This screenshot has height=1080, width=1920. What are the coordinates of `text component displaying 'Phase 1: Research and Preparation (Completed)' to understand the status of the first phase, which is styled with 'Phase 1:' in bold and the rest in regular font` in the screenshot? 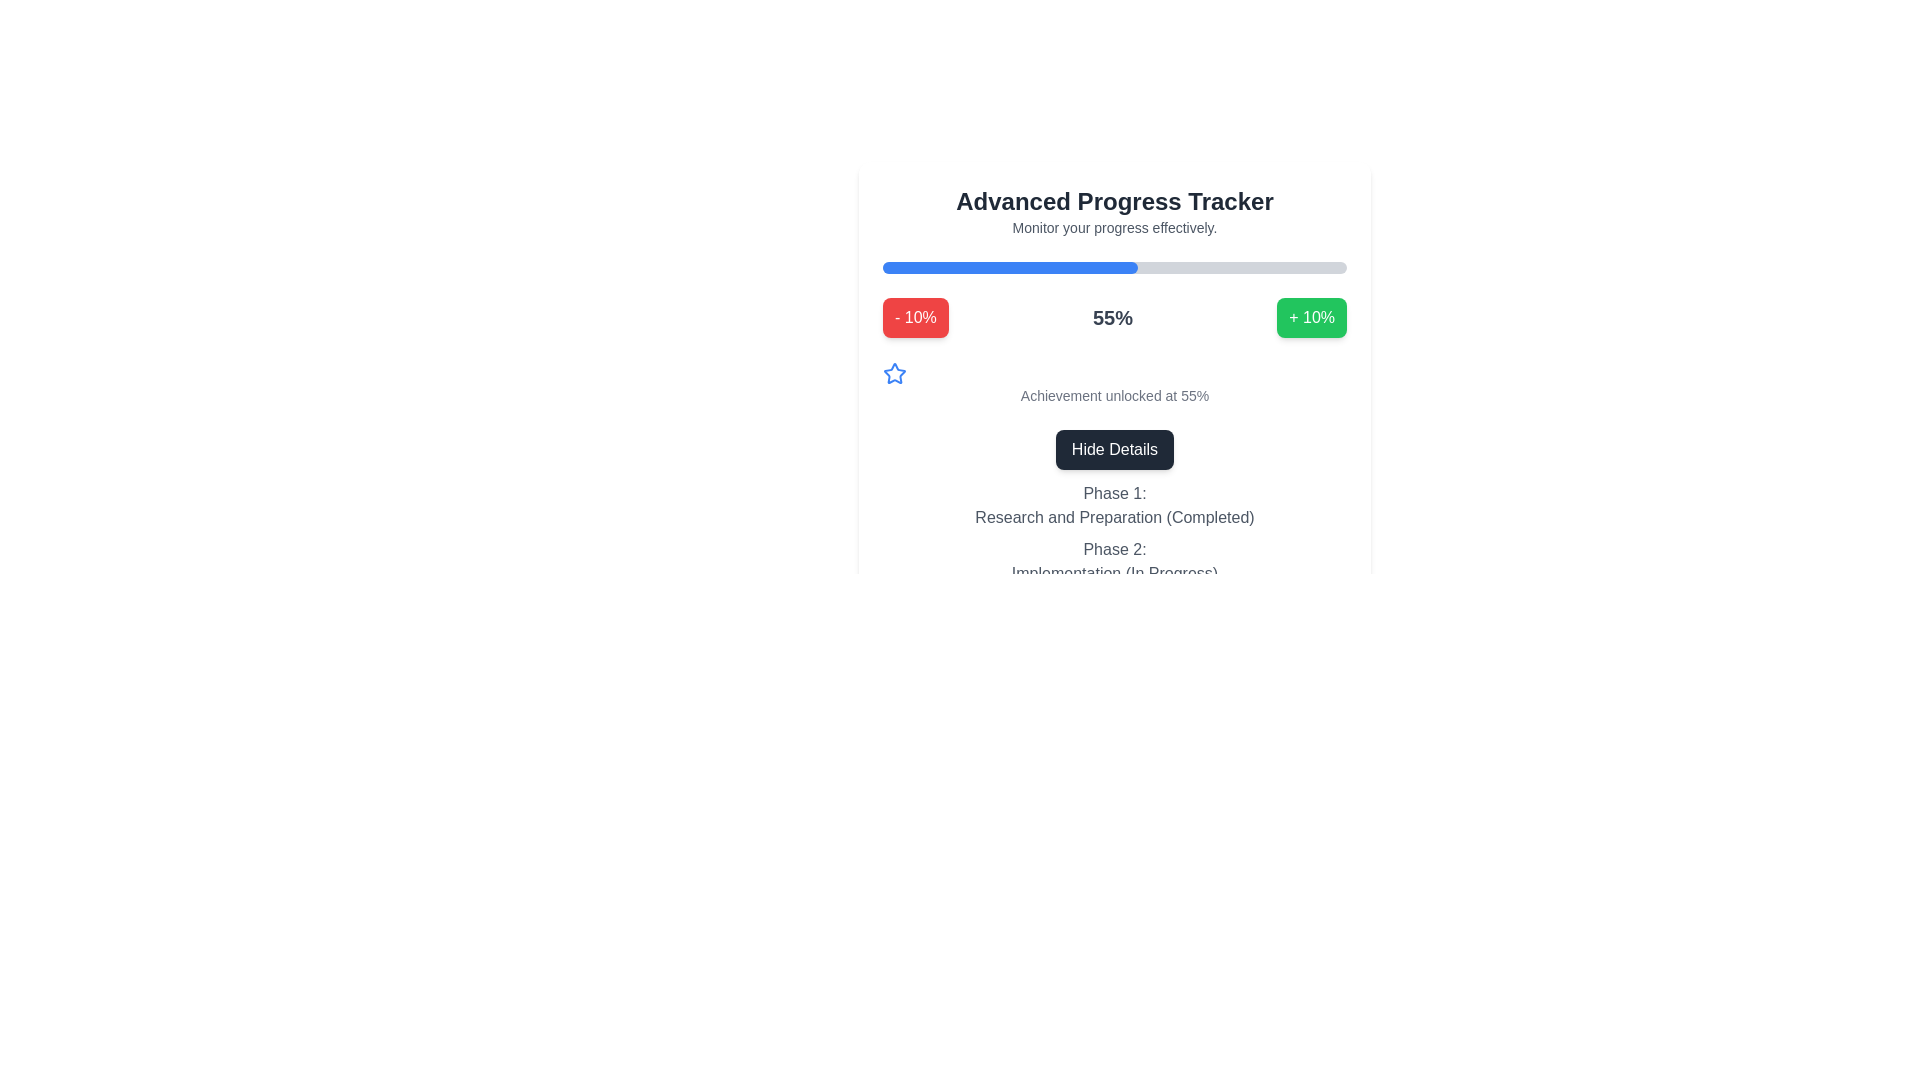 It's located at (1113, 504).